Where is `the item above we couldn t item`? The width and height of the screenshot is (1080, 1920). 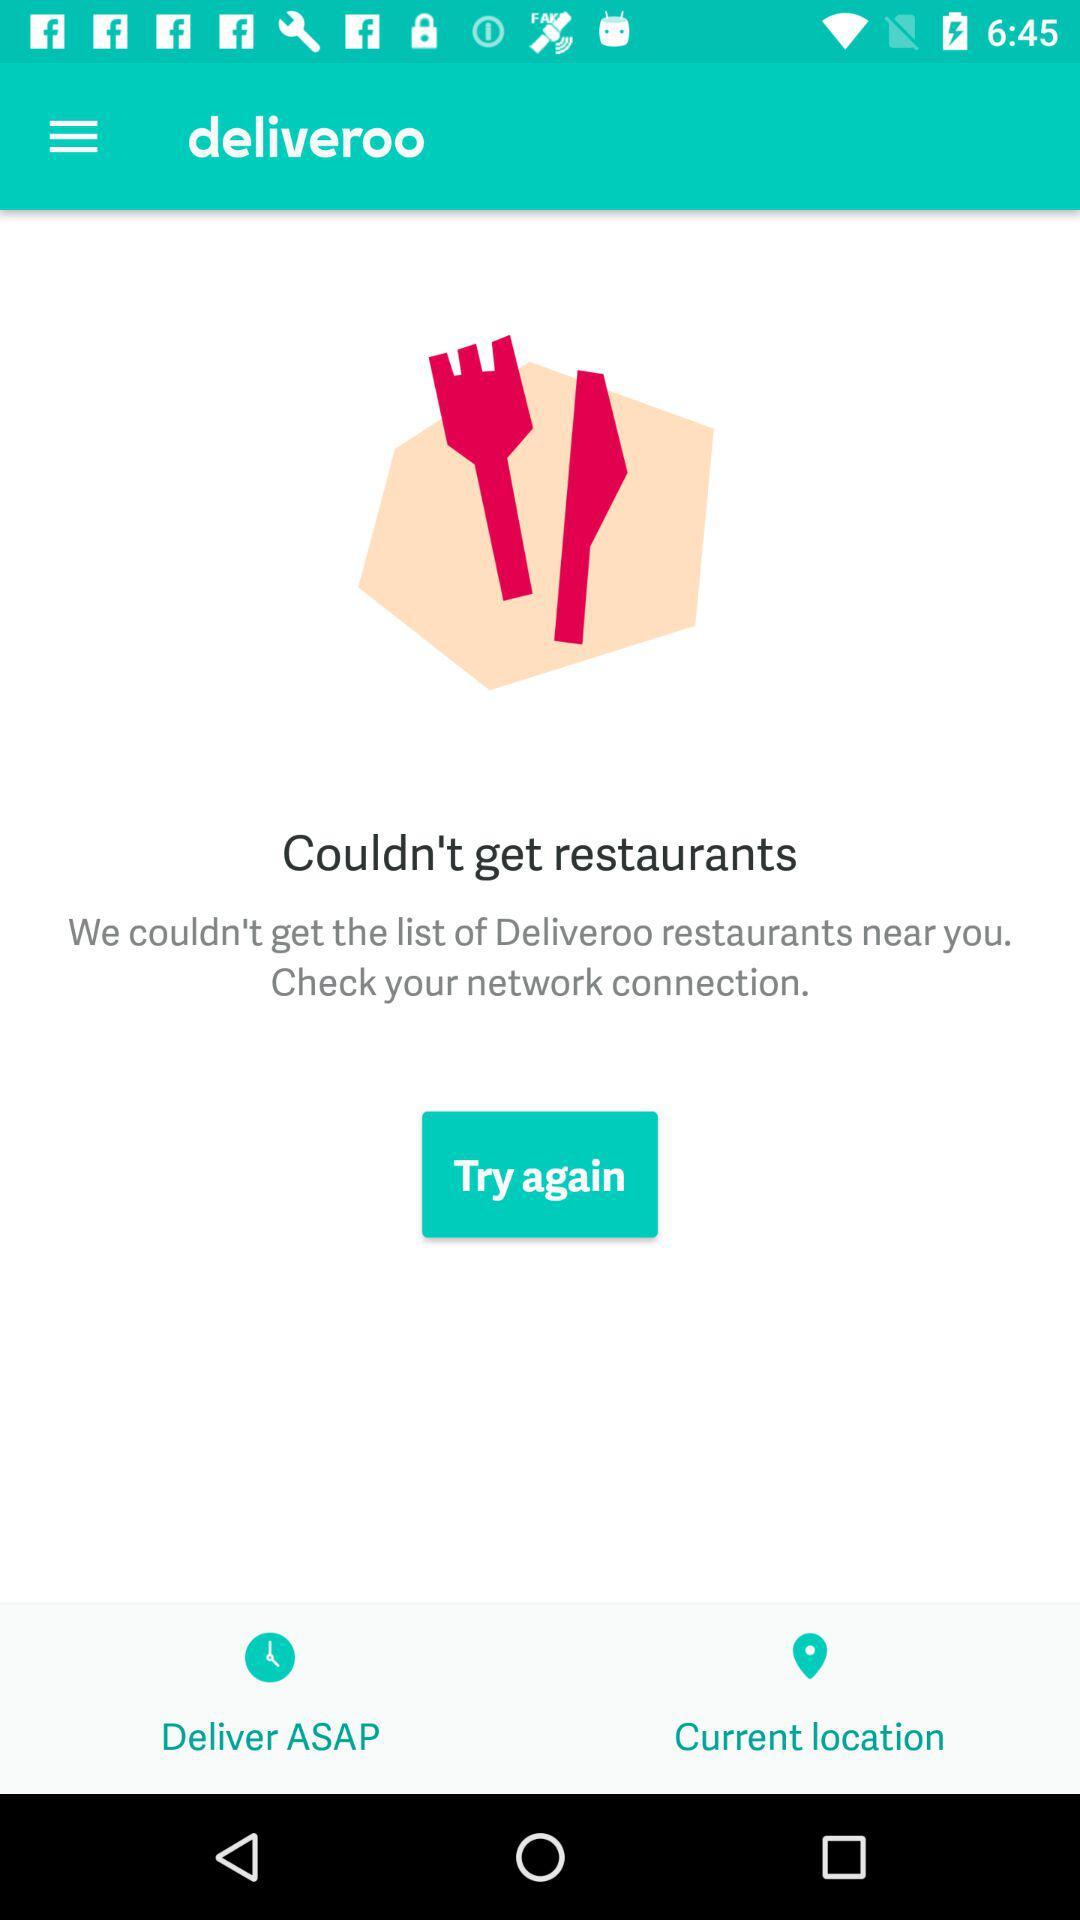
the item above we couldn t item is located at coordinates (72, 135).